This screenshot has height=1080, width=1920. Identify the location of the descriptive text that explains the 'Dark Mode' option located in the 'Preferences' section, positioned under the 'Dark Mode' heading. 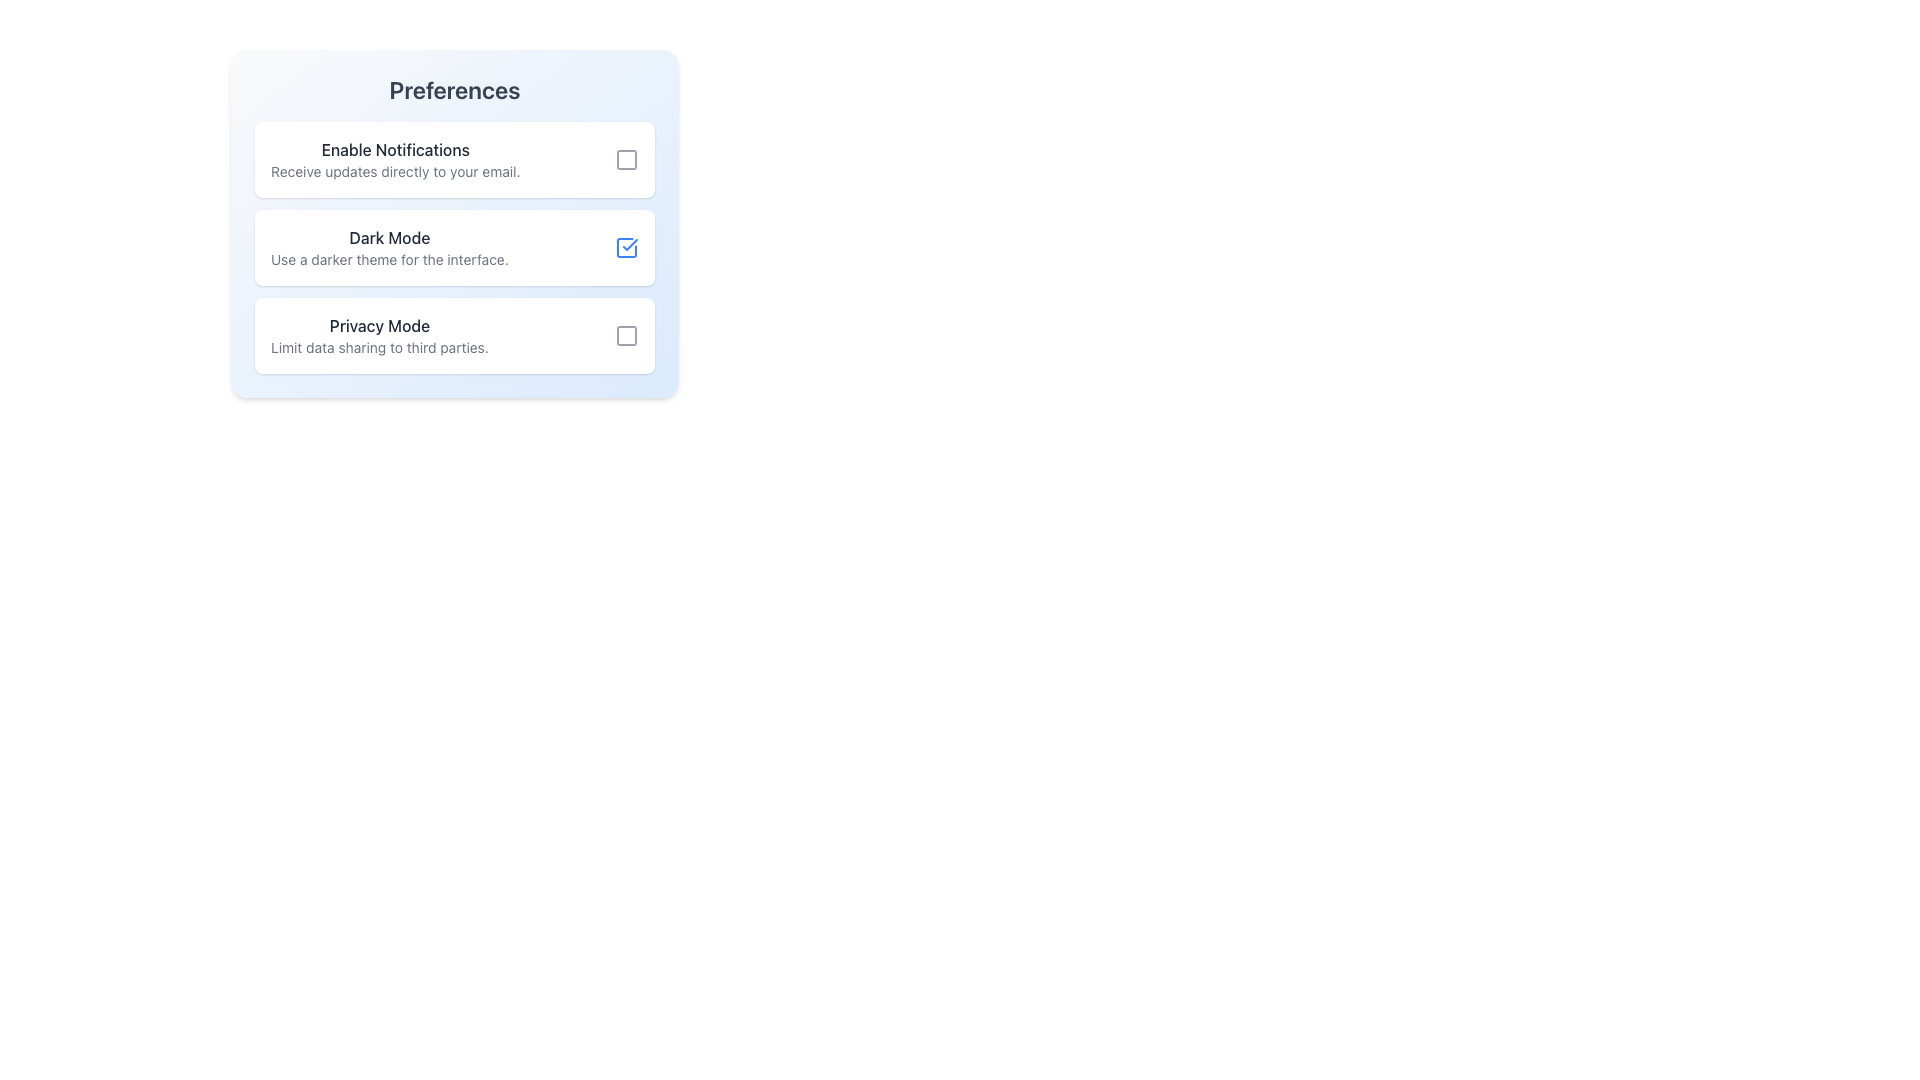
(389, 258).